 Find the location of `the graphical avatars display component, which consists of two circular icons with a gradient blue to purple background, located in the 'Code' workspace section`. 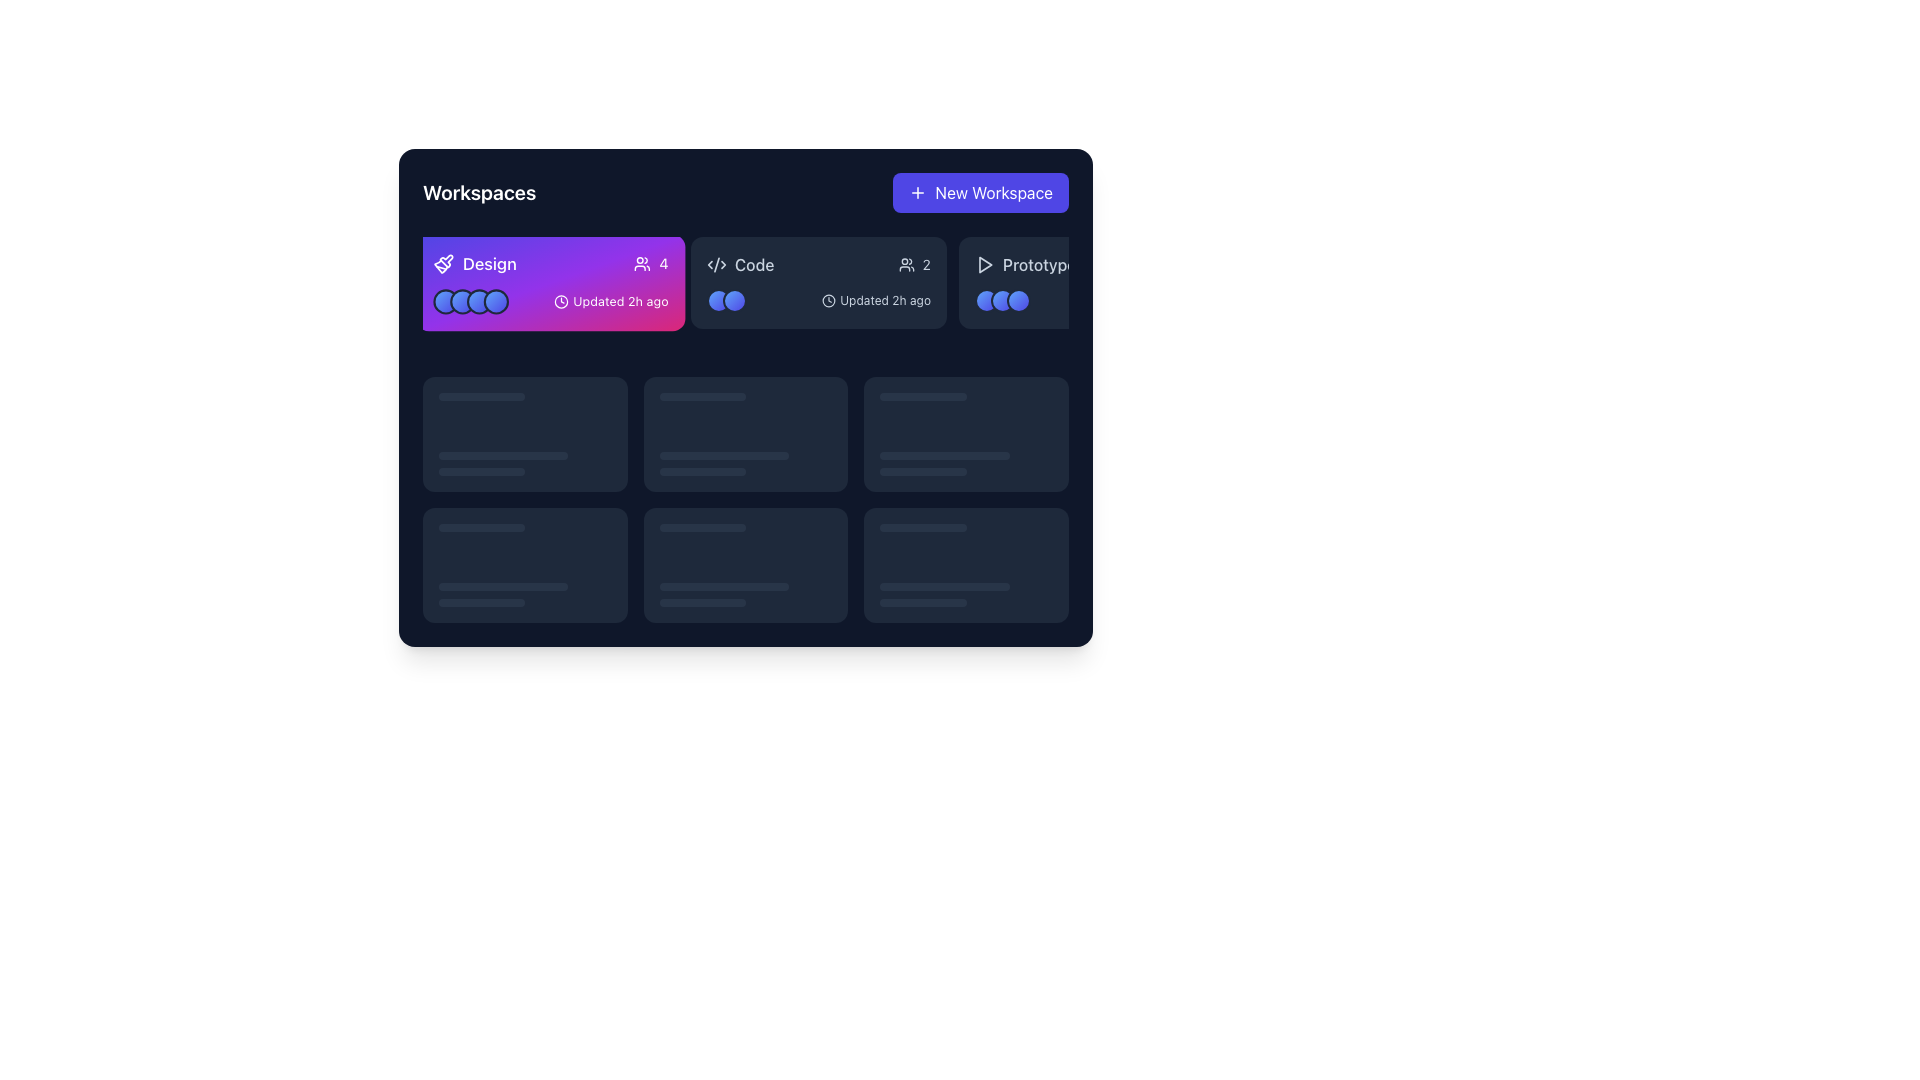

the graphical avatars display component, which consists of two circular icons with a gradient blue to purple background, located in the 'Code' workspace section is located at coordinates (725, 300).